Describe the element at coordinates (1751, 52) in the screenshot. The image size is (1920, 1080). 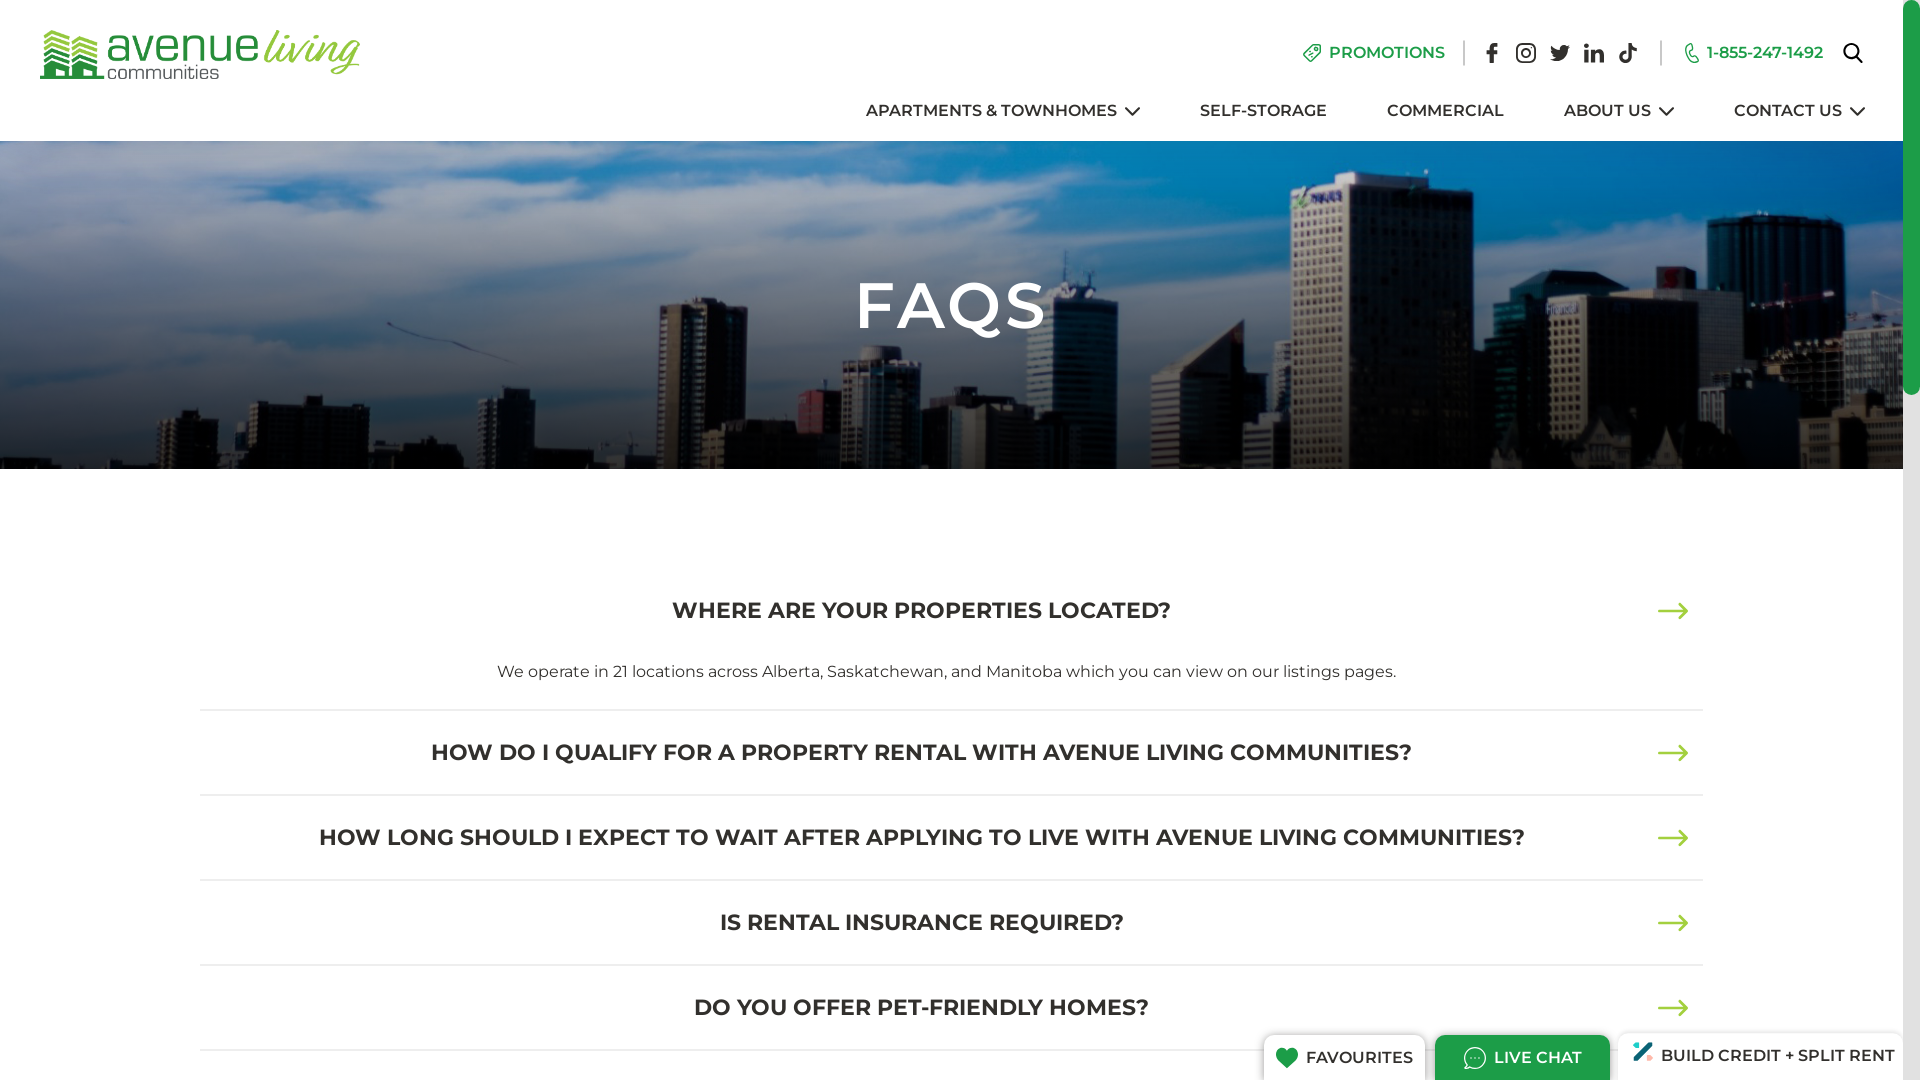
I see `'1-855-247-1492'` at that location.